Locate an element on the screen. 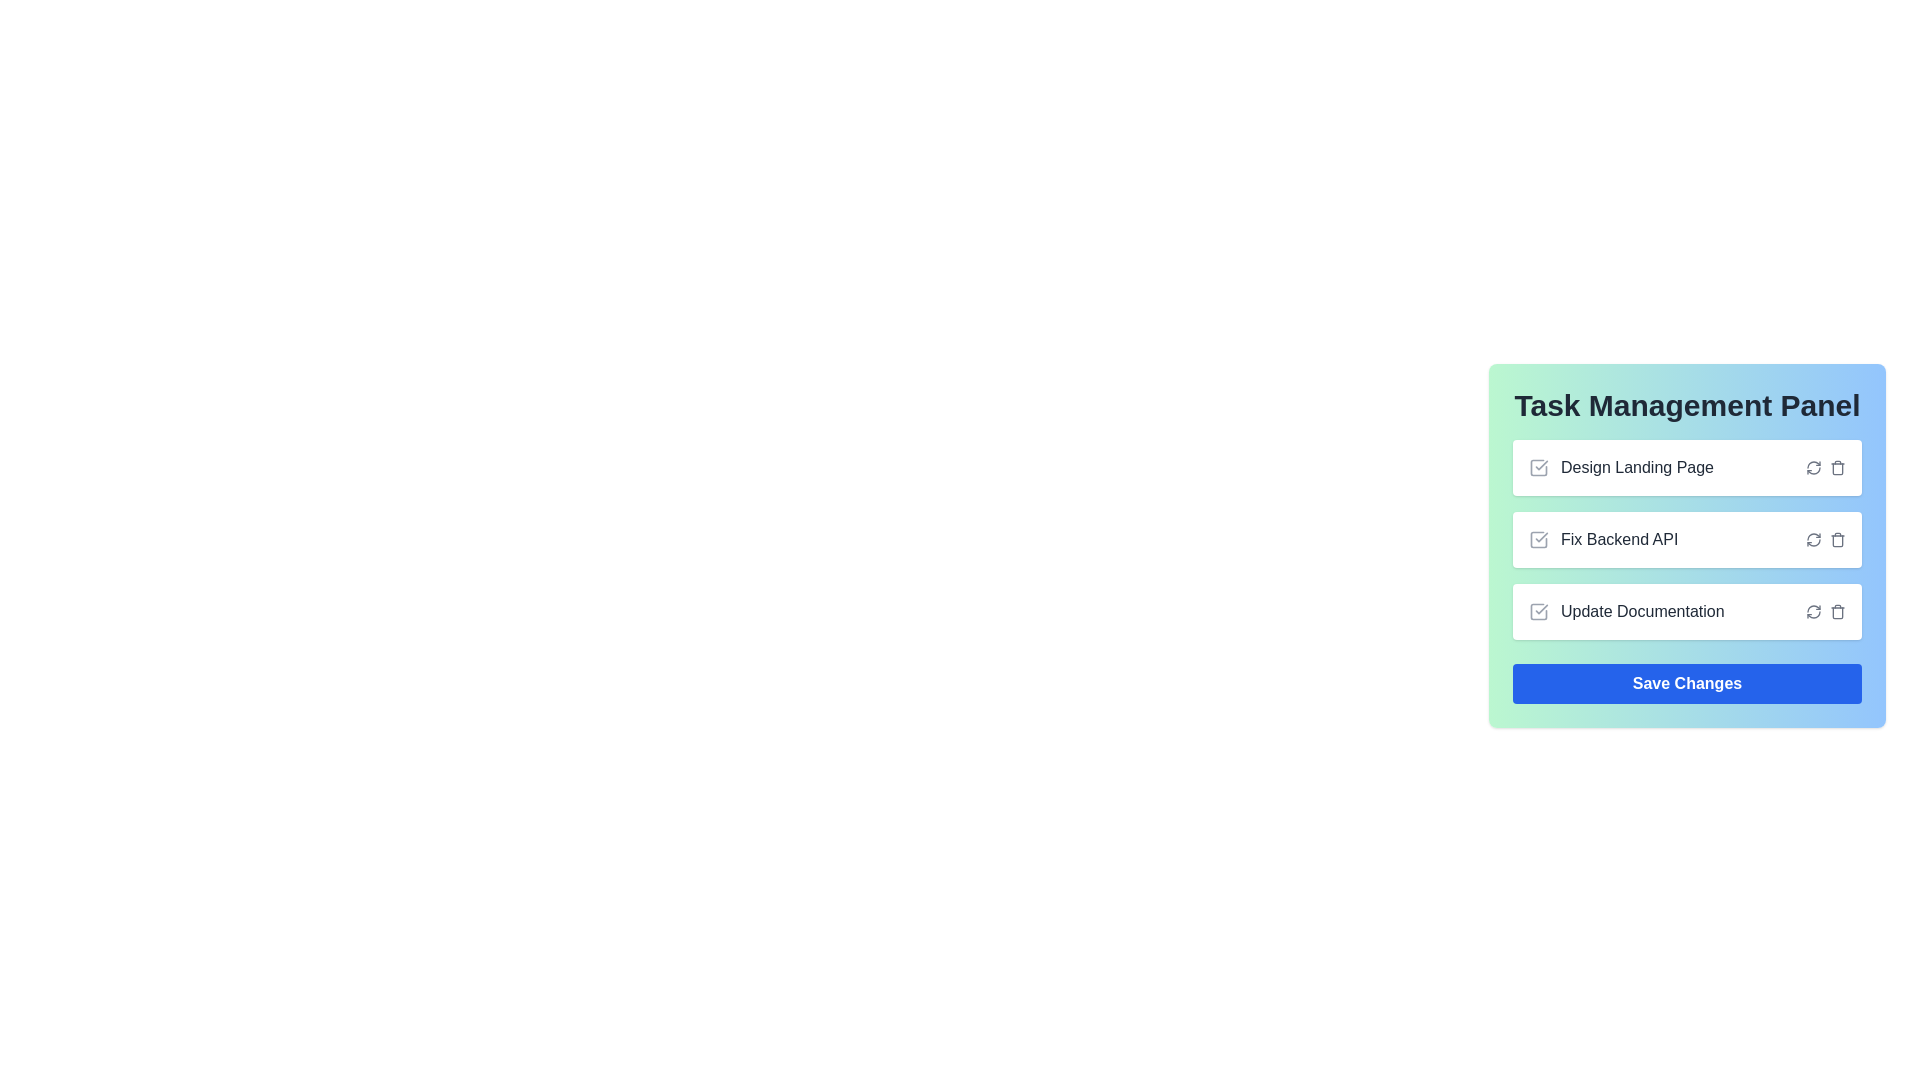 The width and height of the screenshot is (1920, 1080). the right icon (trash bin) is located at coordinates (1825, 540).